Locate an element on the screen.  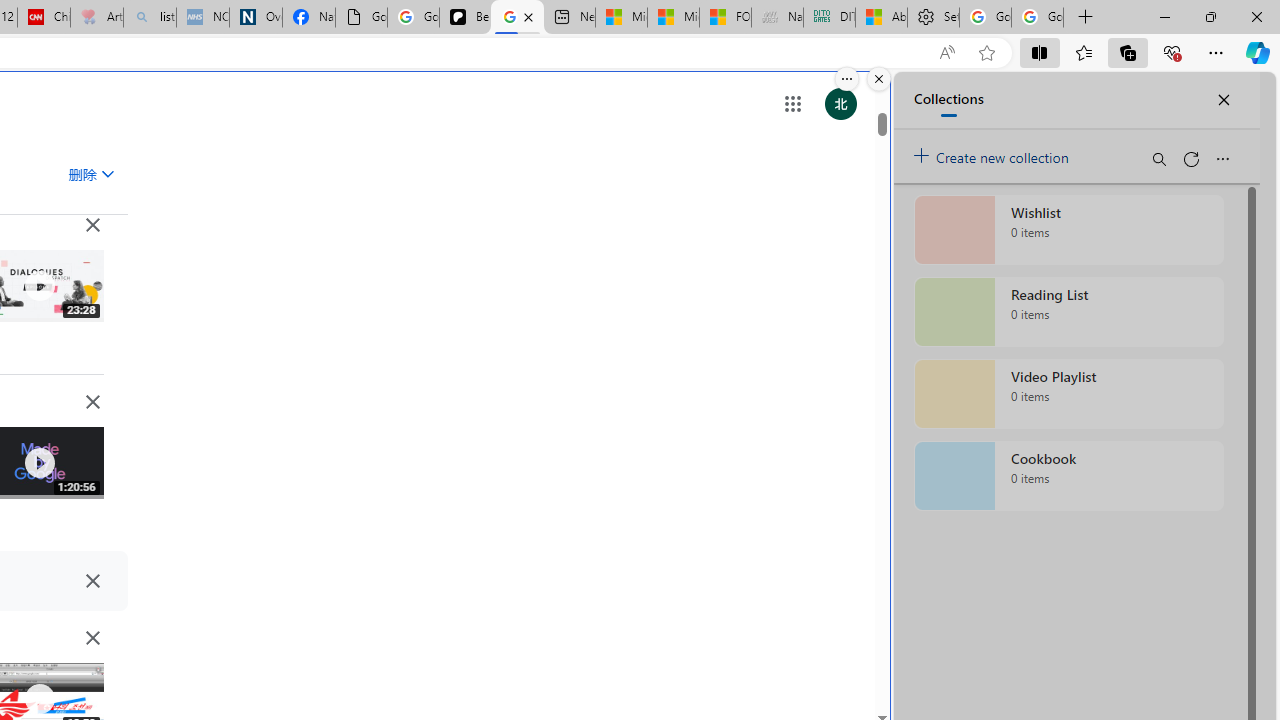
'FOX News - MSN' is located at coordinates (724, 17).